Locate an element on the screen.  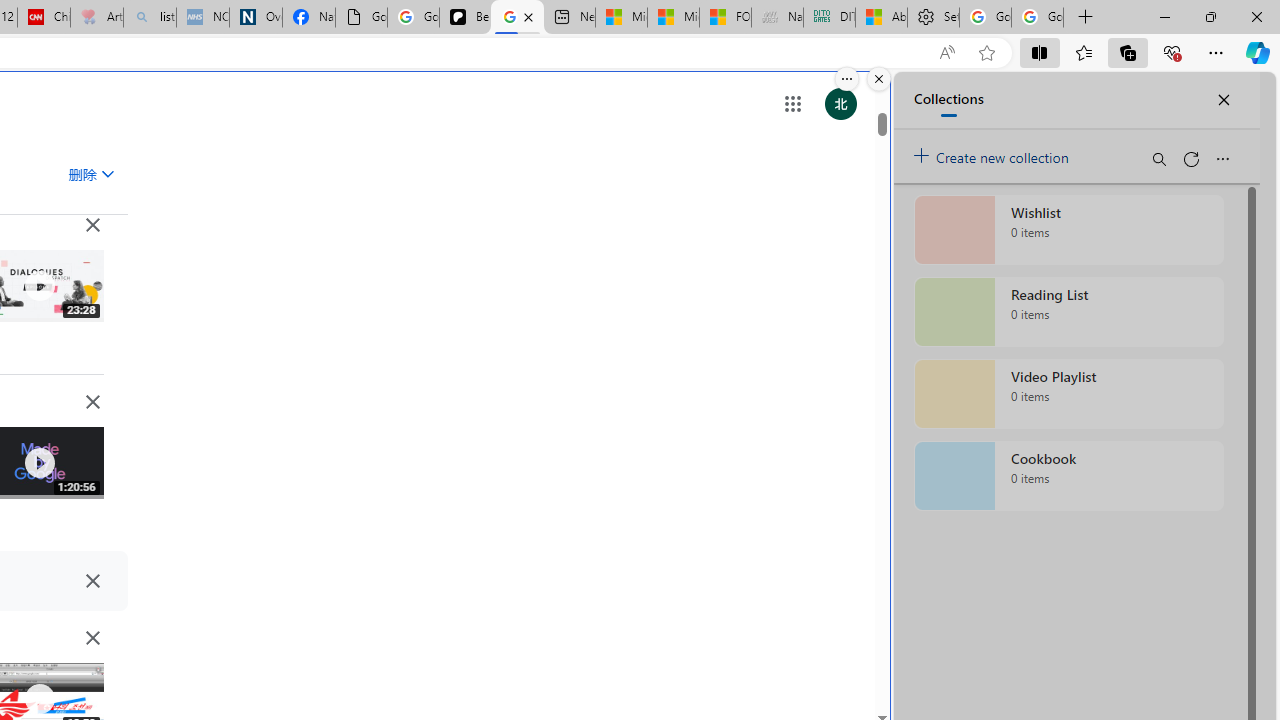
'FOX News - MSN' is located at coordinates (724, 17).